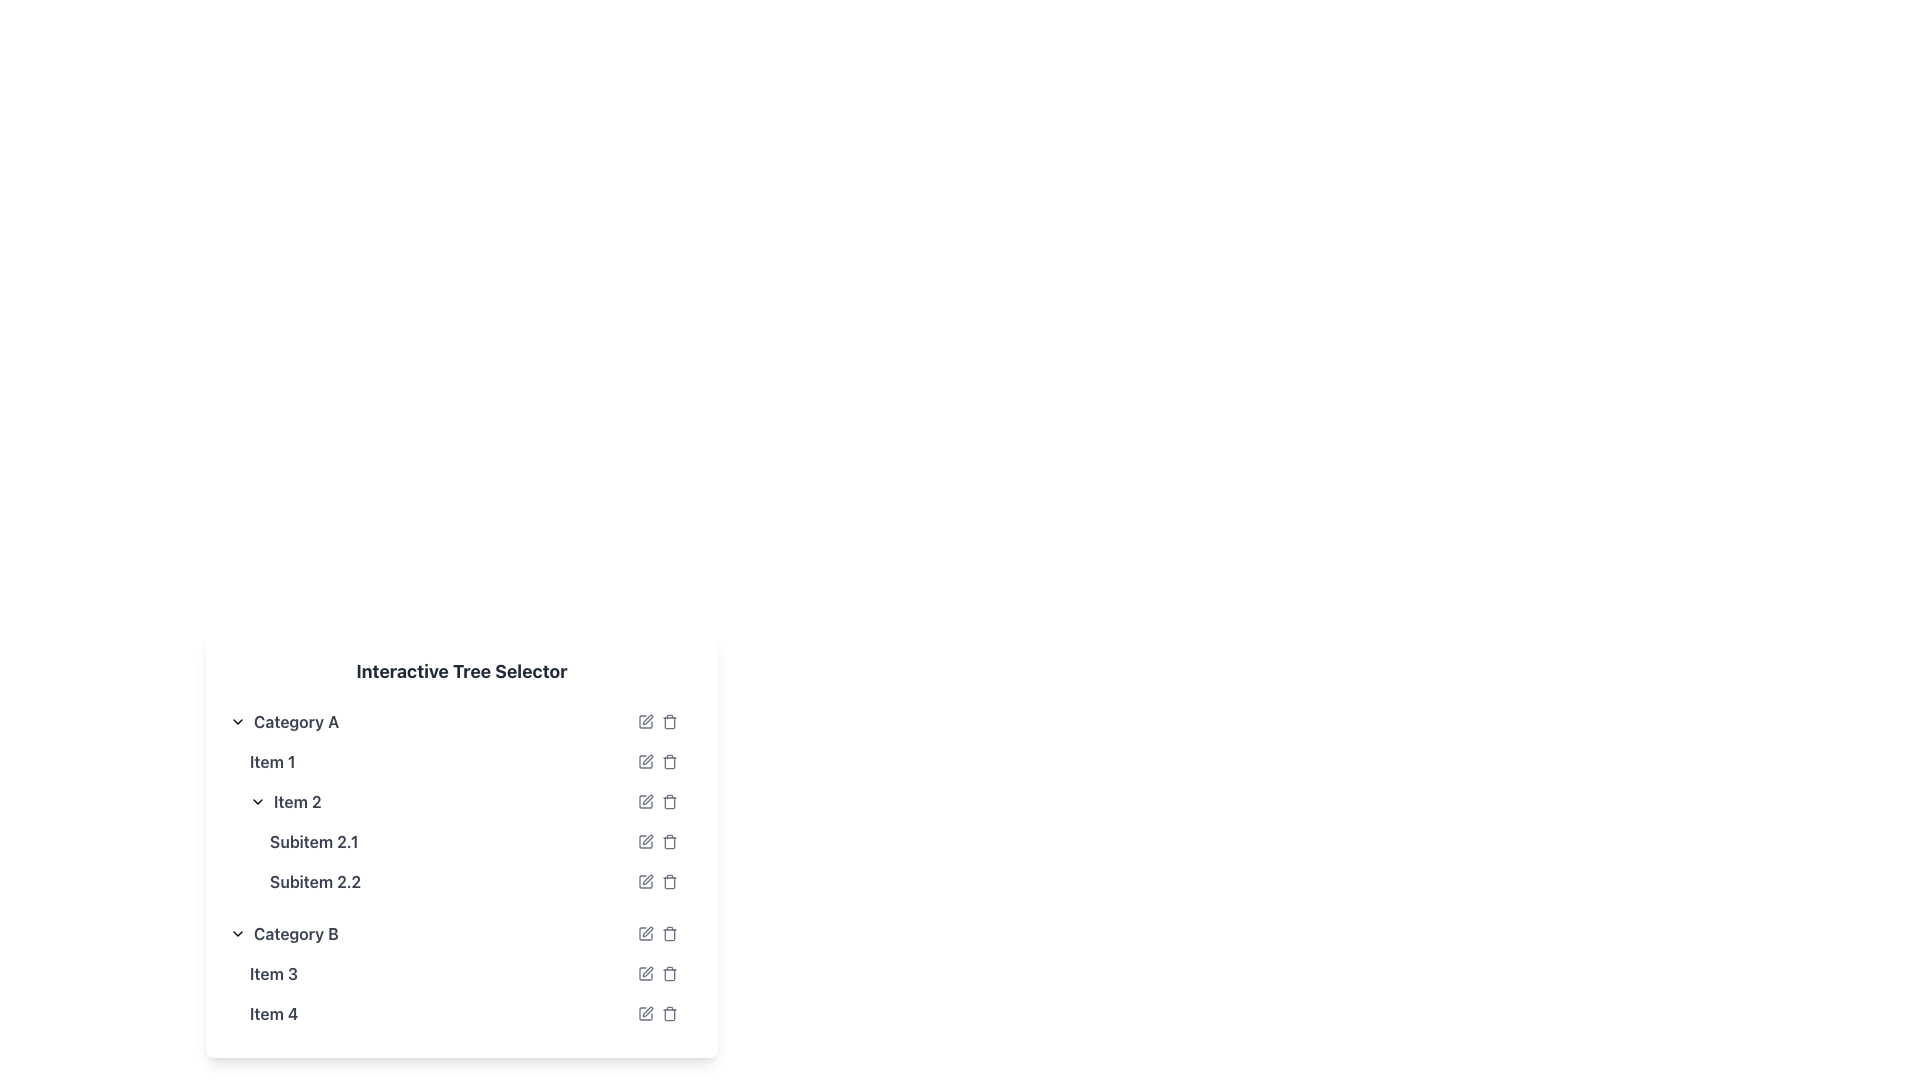 The image size is (1920, 1080). What do you see at coordinates (257, 801) in the screenshot?
I see `the chevron-down icon` at bounding box center [257, 801].